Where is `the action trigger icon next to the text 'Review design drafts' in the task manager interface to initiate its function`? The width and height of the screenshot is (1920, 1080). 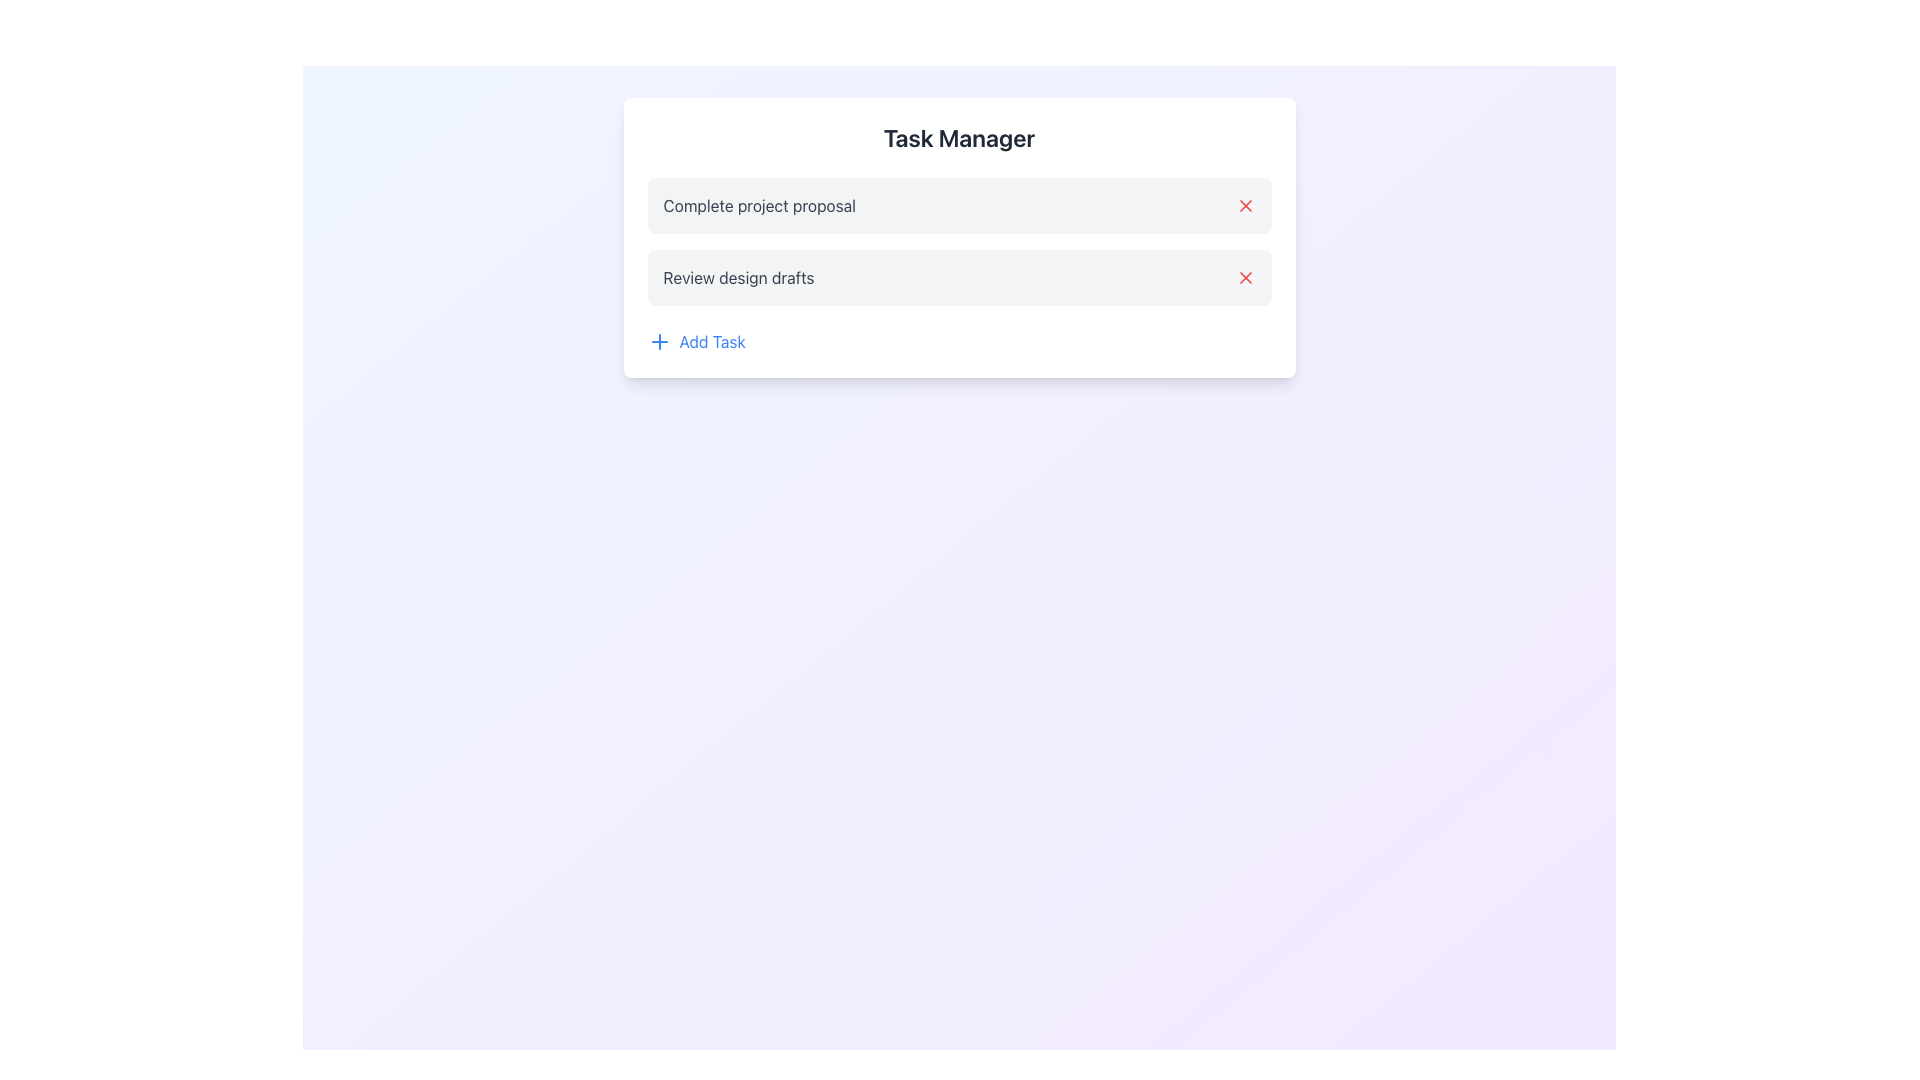
the action trigger icon next to the text 'Review design drafts' in the task manager interface to initiate its function is located at coordinates (1244, 277).